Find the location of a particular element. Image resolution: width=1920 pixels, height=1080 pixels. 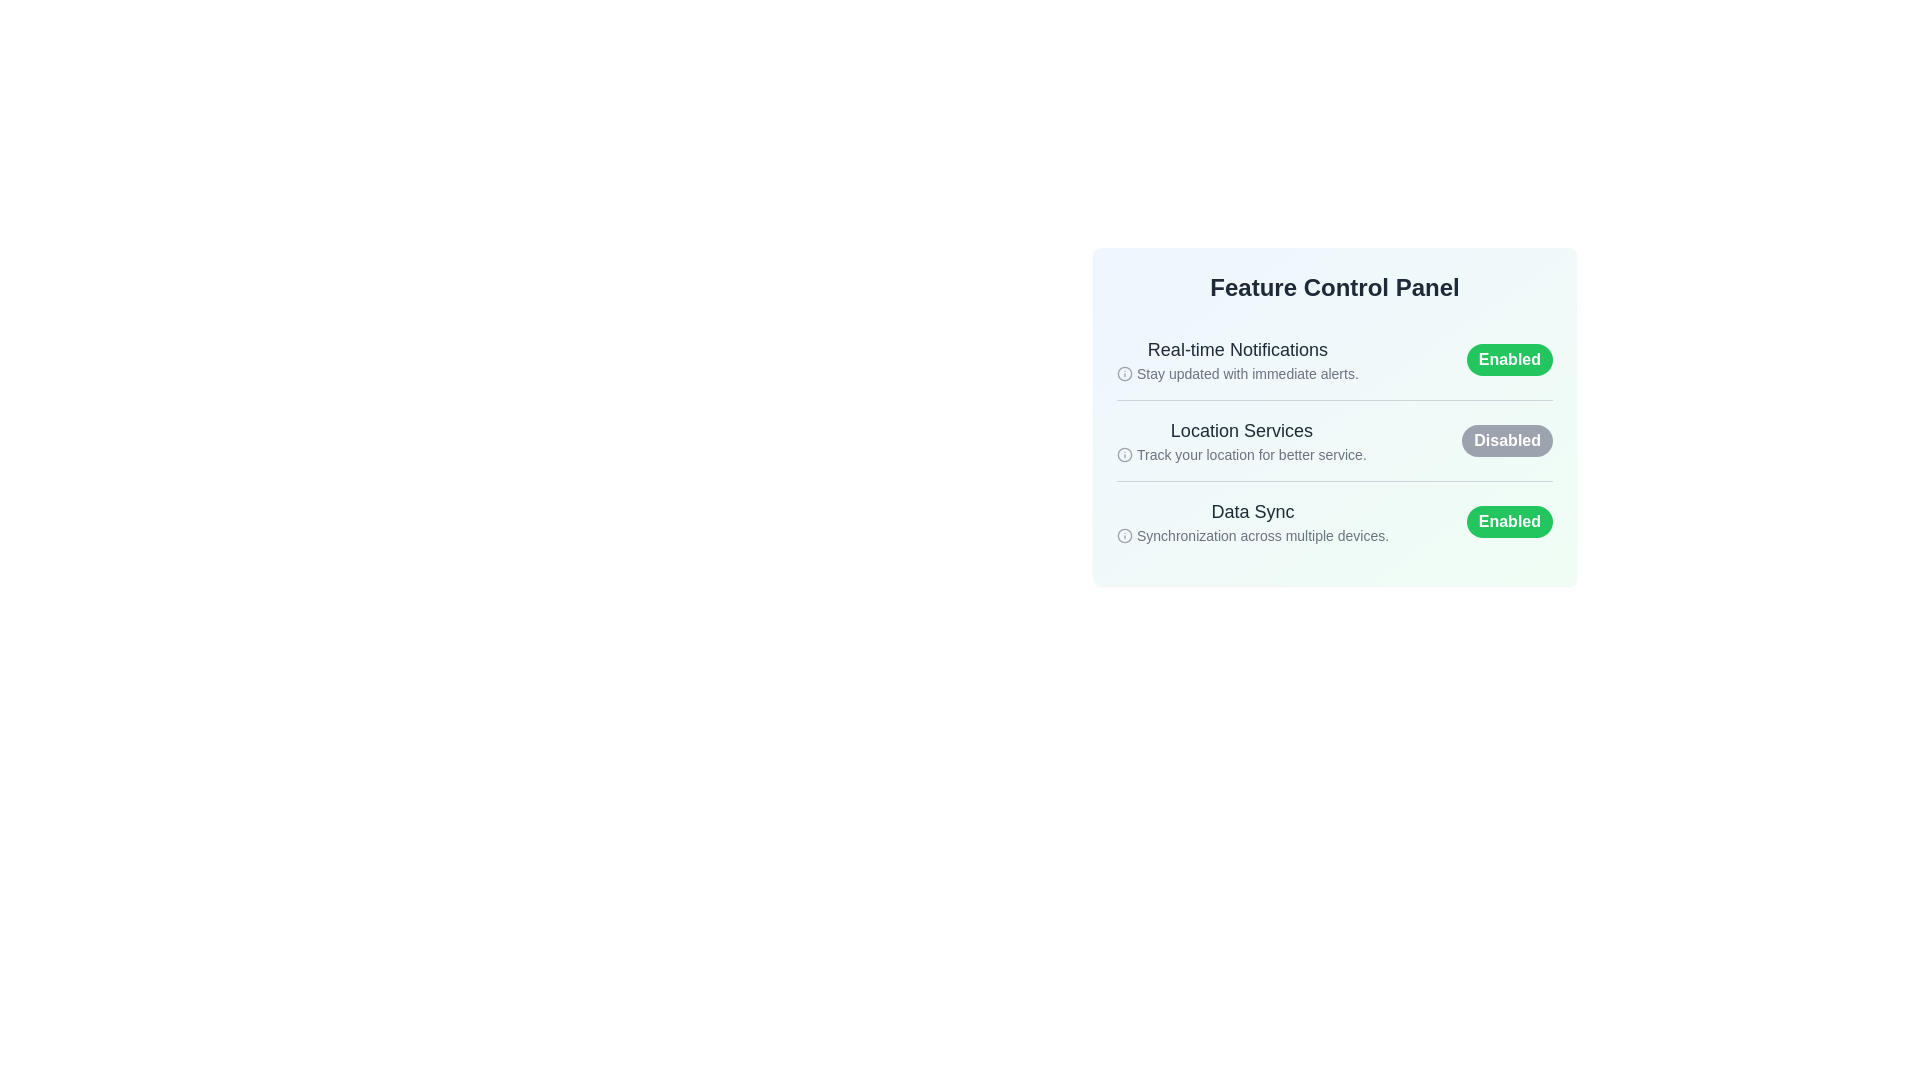

the informational icon for the Real-time Notifications feature is located at coordinates (1124, 374).